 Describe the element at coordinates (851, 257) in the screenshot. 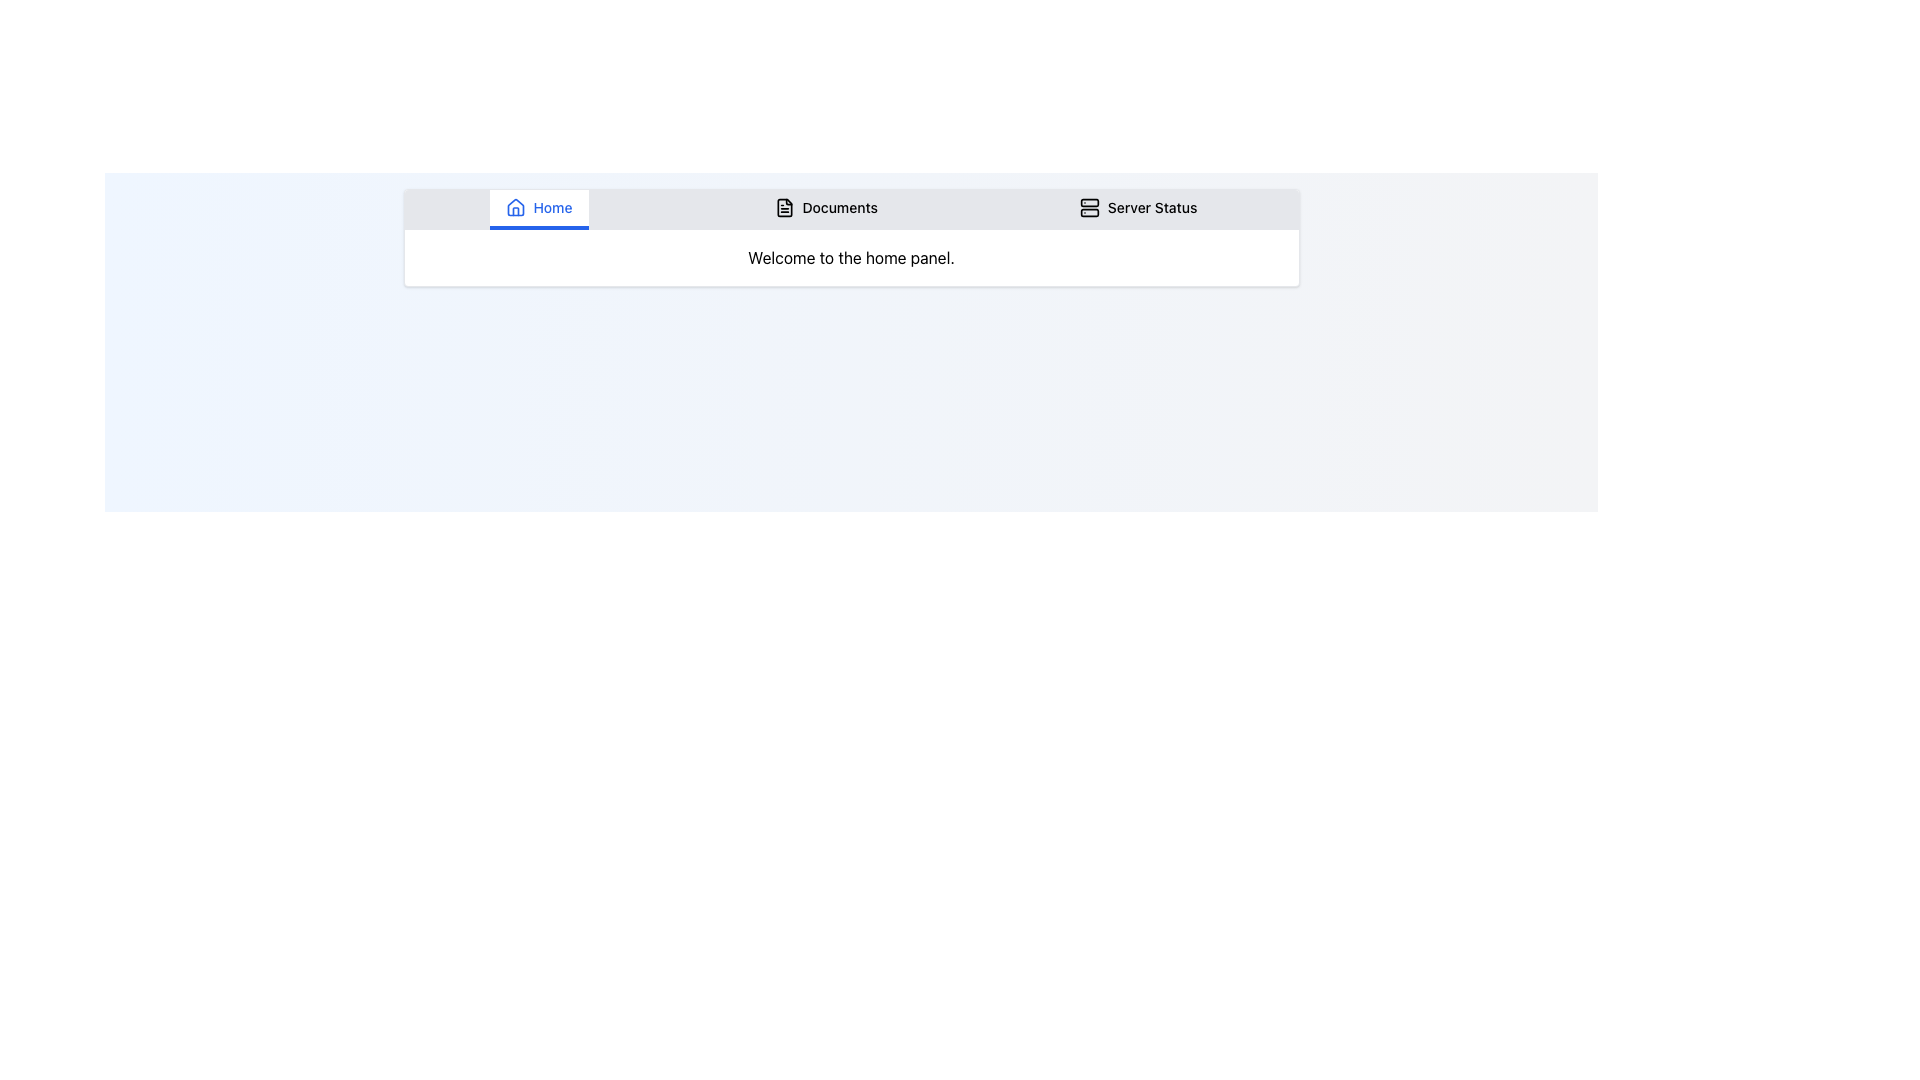

I see `text displayed in the bold single-line text label that says 'Welcome to the home panel.' positioned centrally below the navigation bar` at that location.